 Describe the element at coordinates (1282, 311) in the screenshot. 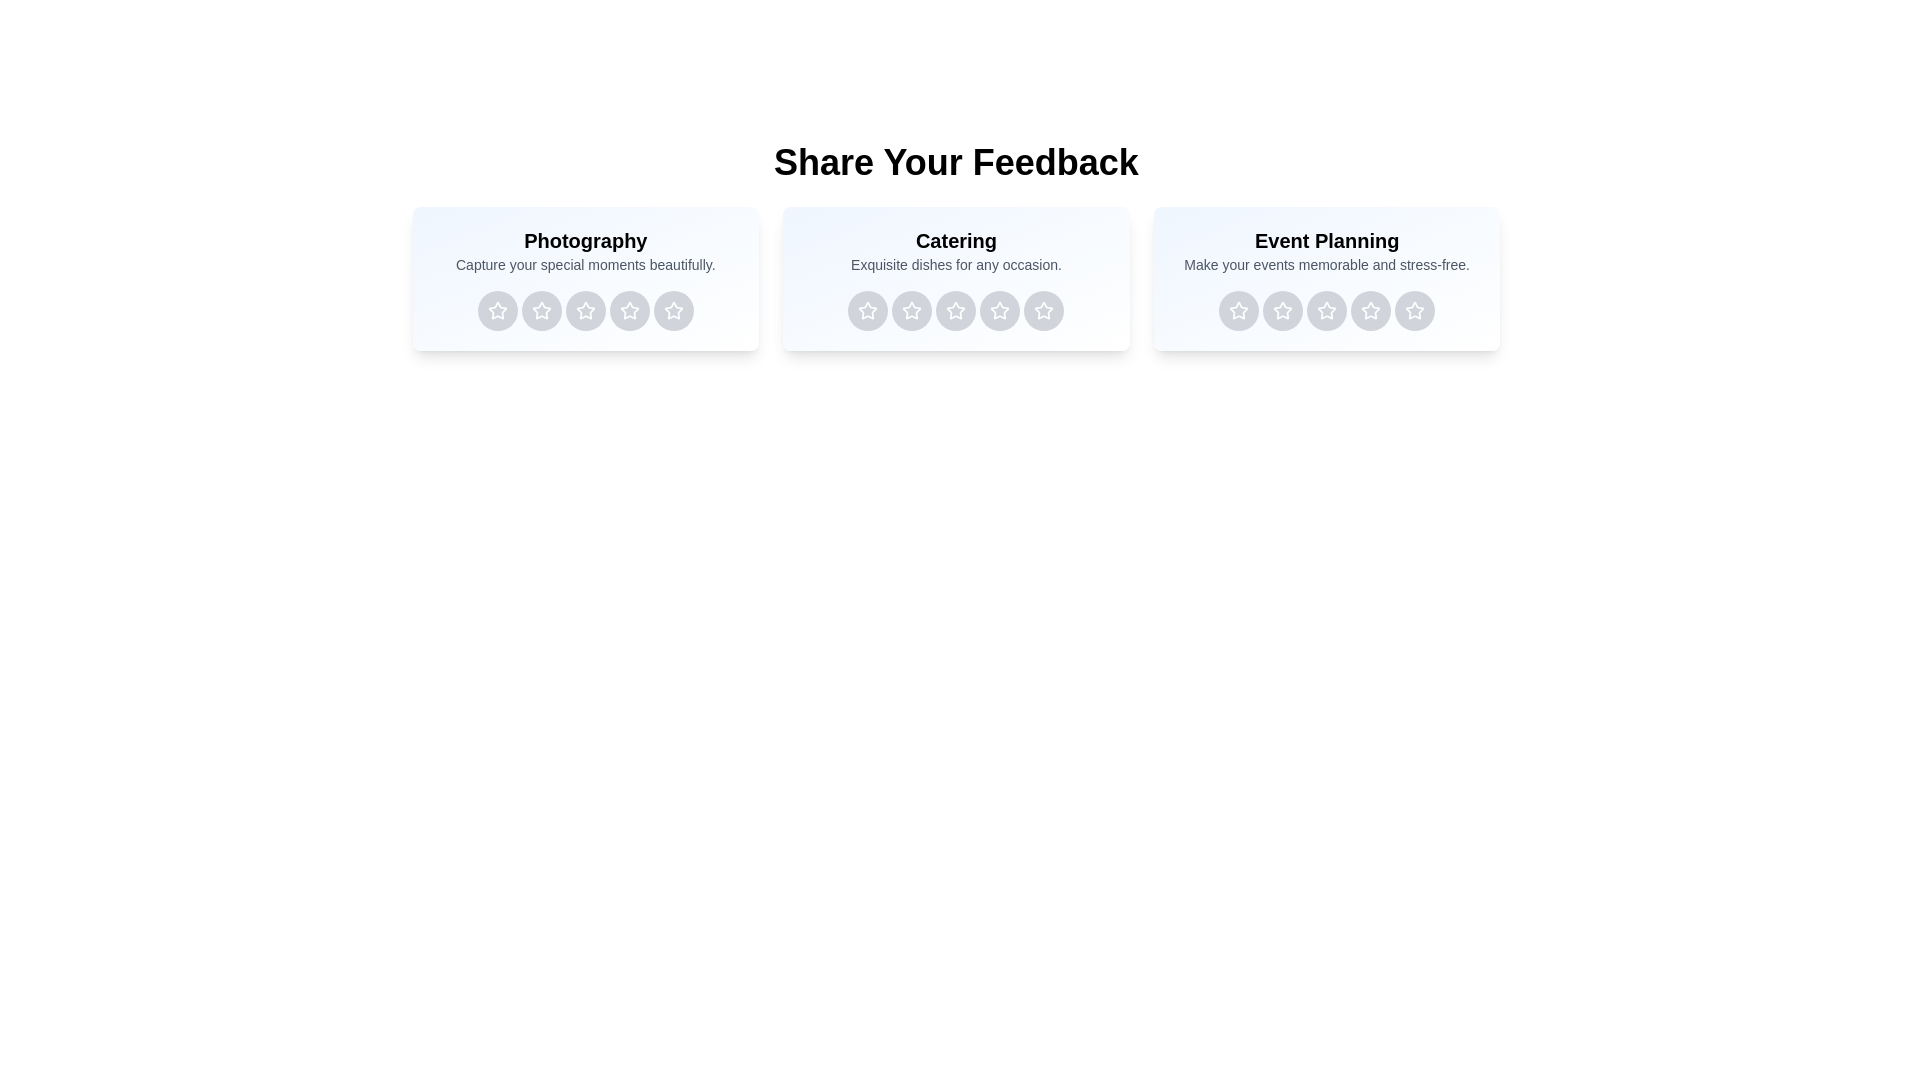

I see `the rating button for Event Planning service with 2 stars` at that location.